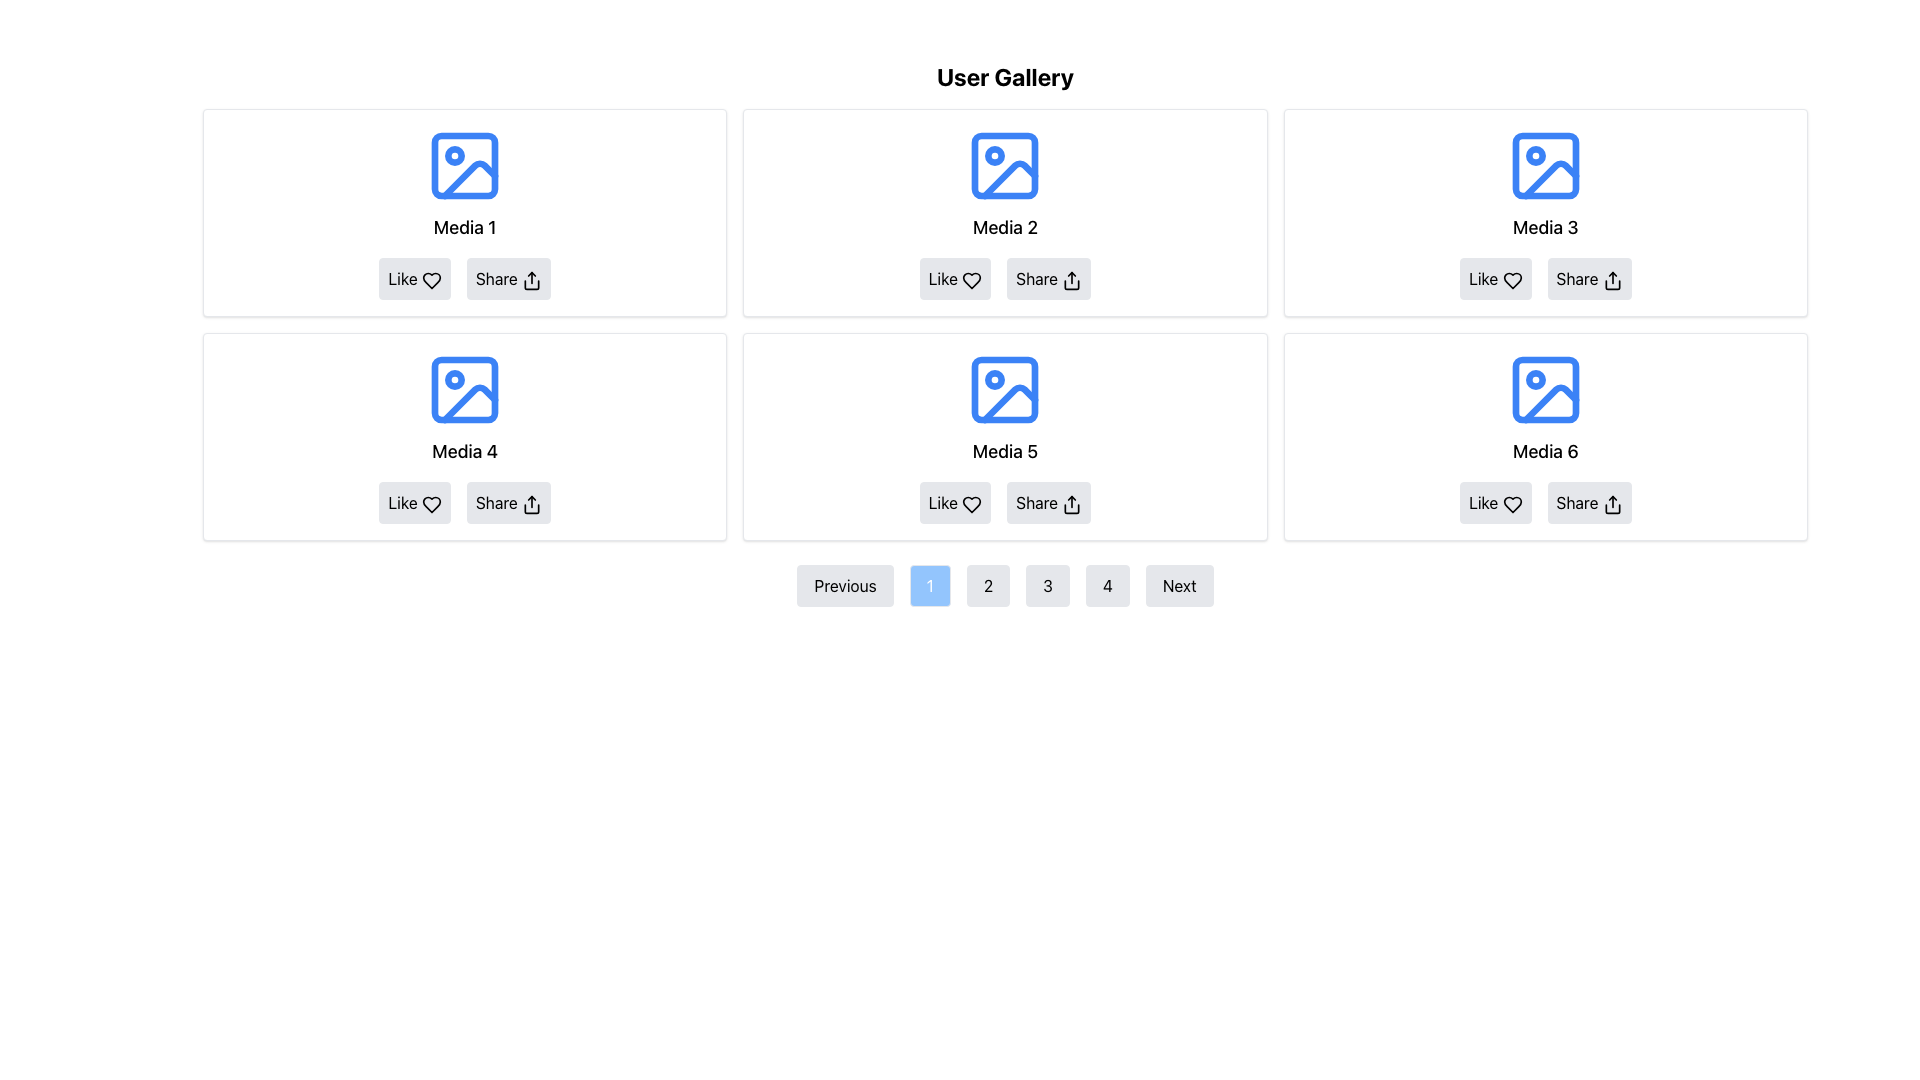  I want to click on the heart icon inside the 'Like' button below the 'Media 6' section to like the media, so click(1512, 503).